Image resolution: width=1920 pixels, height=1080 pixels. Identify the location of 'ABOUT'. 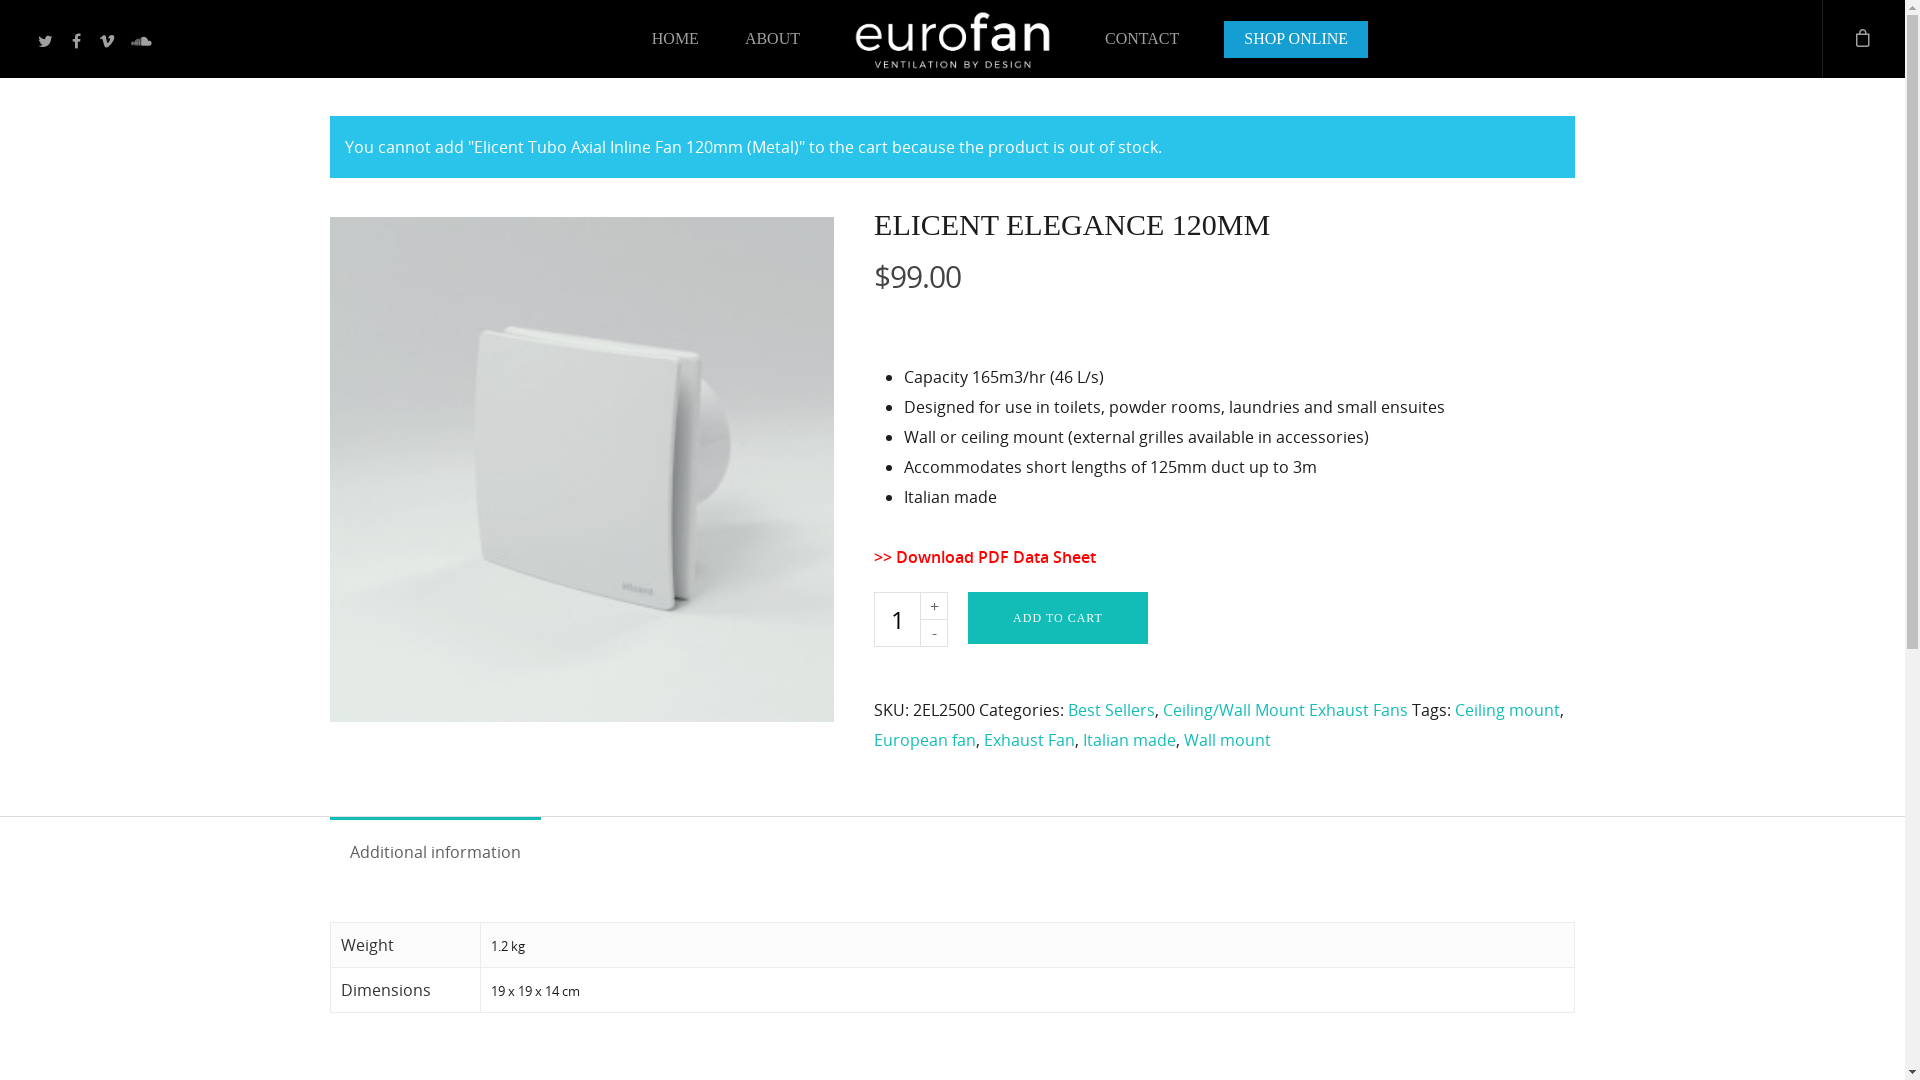
(771, 43).